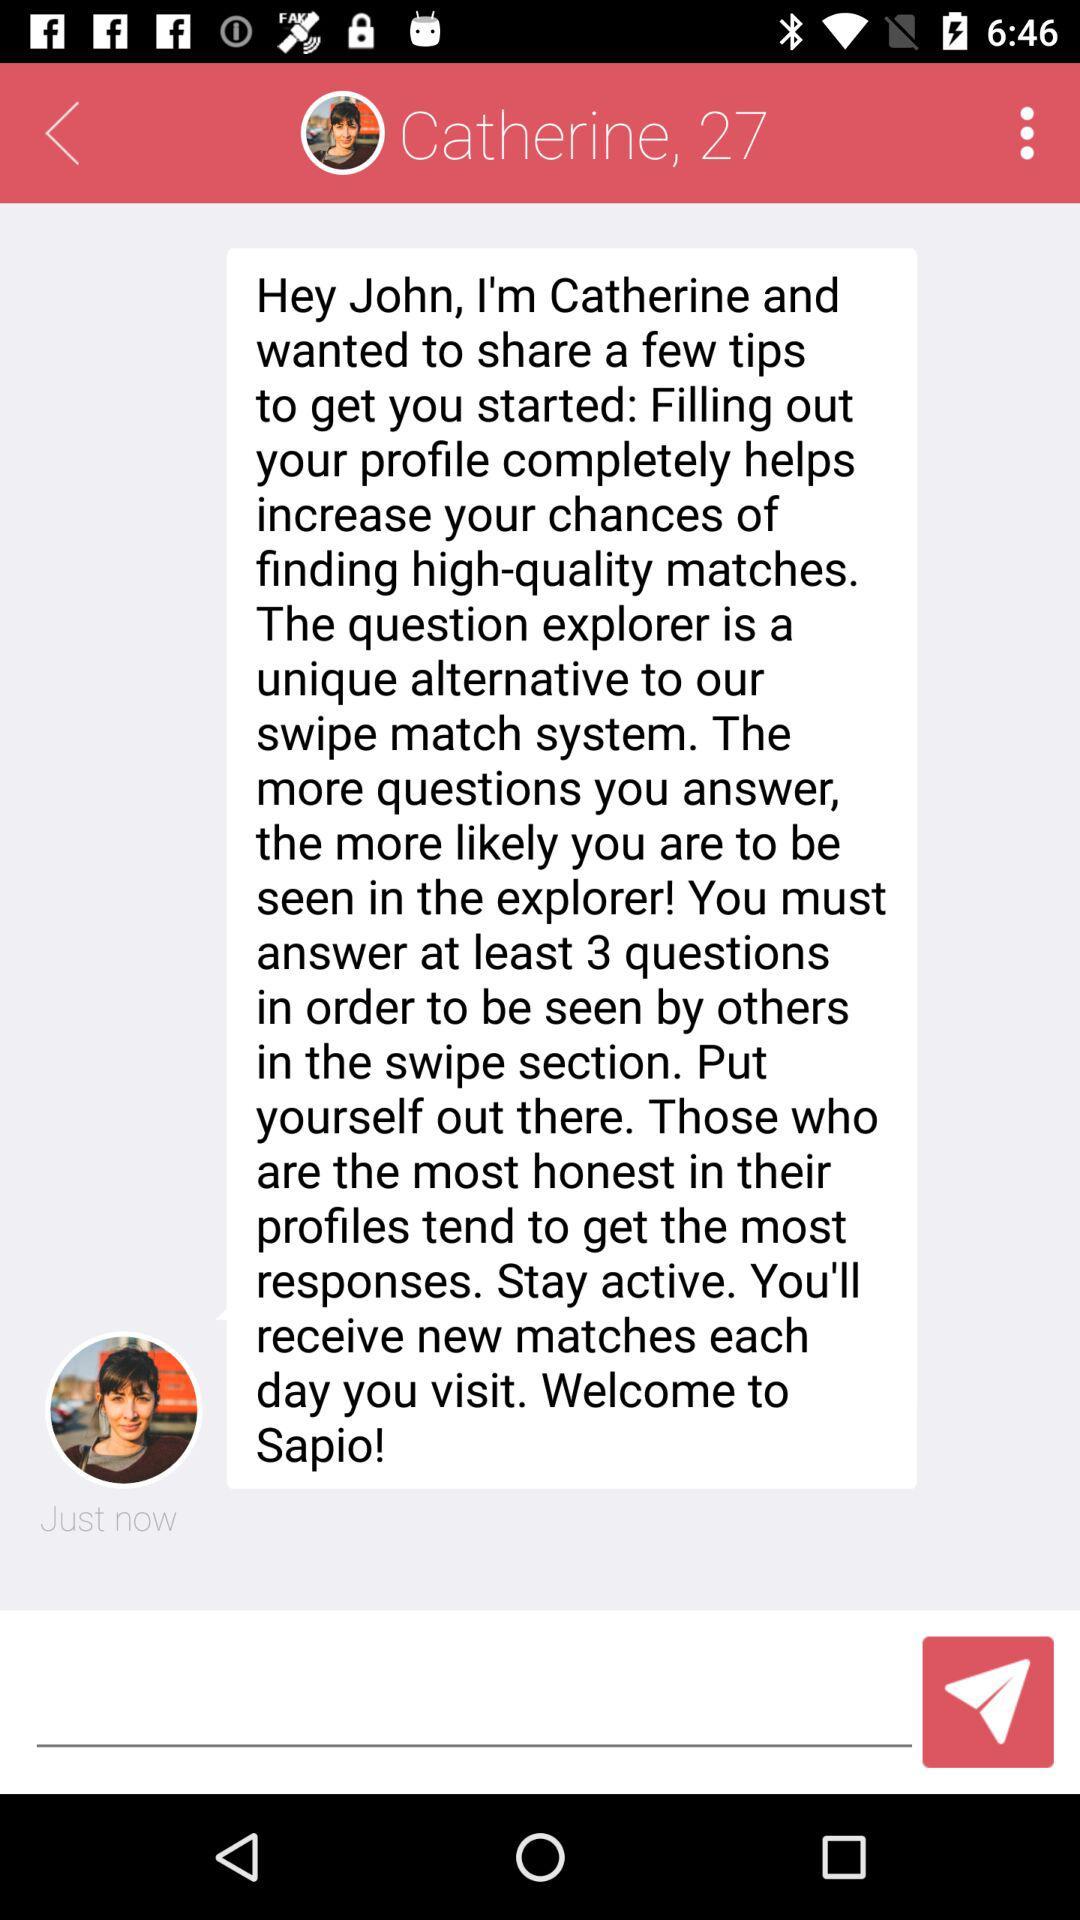 This screenshot has height=1920, width=1080. What do you see at coordinates (60, 132) in the screenshot?
I see `the arrow_backward icon` at bounding box center [60, 132].